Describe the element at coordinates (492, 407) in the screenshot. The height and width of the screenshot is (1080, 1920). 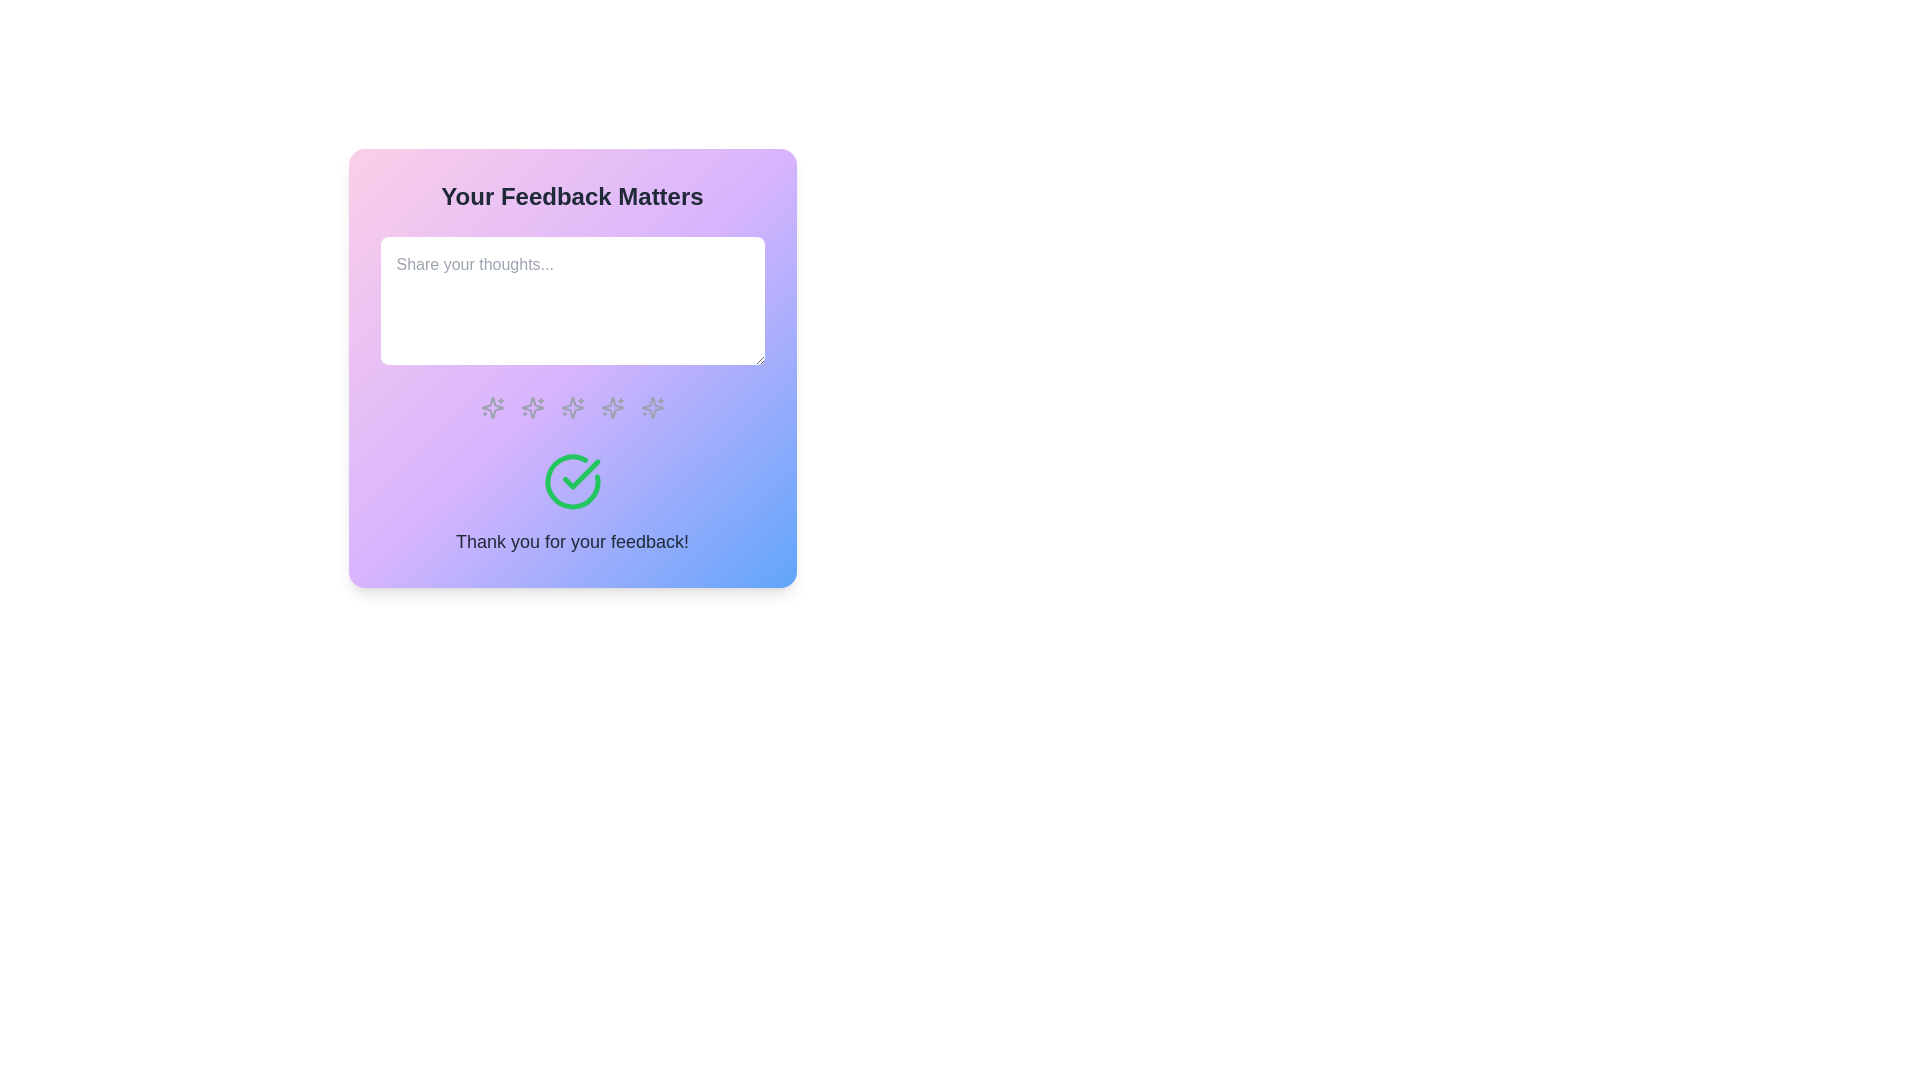
I see `the first star-shaped Rating Button, which is gray and positioned at the leftmost side of a horizontal row of similar icons, located directly below the feedback input box` at that location.